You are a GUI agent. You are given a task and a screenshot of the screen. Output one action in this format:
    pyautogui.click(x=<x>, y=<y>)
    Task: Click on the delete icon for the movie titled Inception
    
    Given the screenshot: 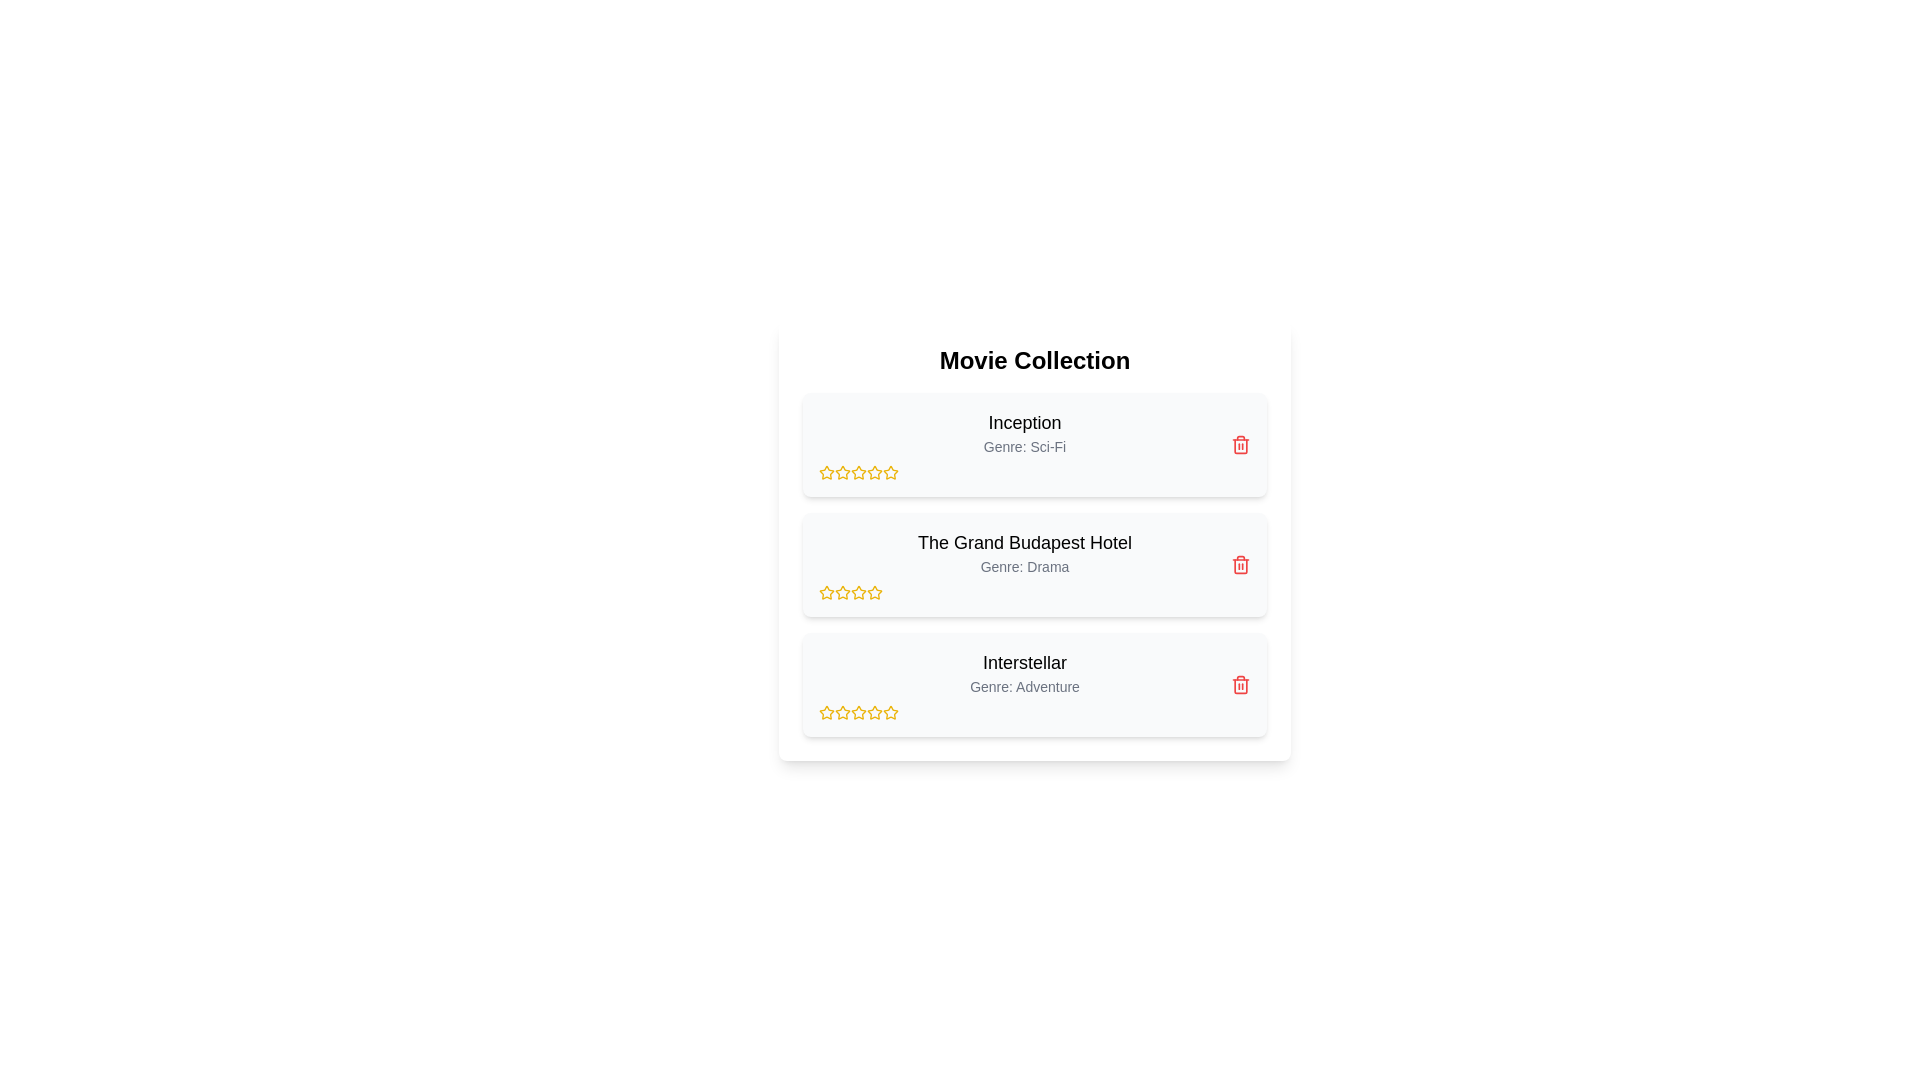 What is the action you would take?
    pyautogui.click(x=1240, y=443)
    